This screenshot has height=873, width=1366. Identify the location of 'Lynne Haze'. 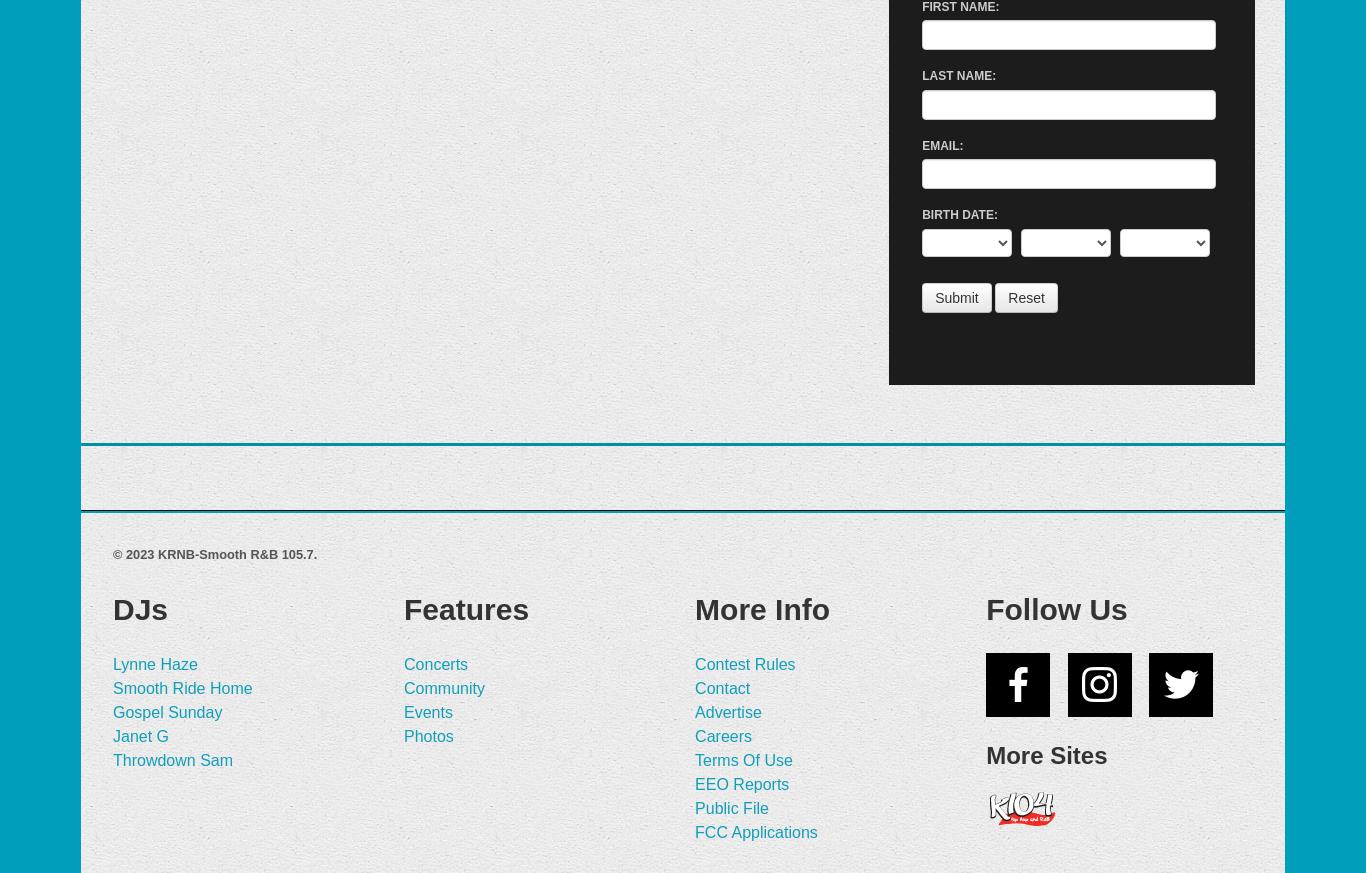
(154, 663).